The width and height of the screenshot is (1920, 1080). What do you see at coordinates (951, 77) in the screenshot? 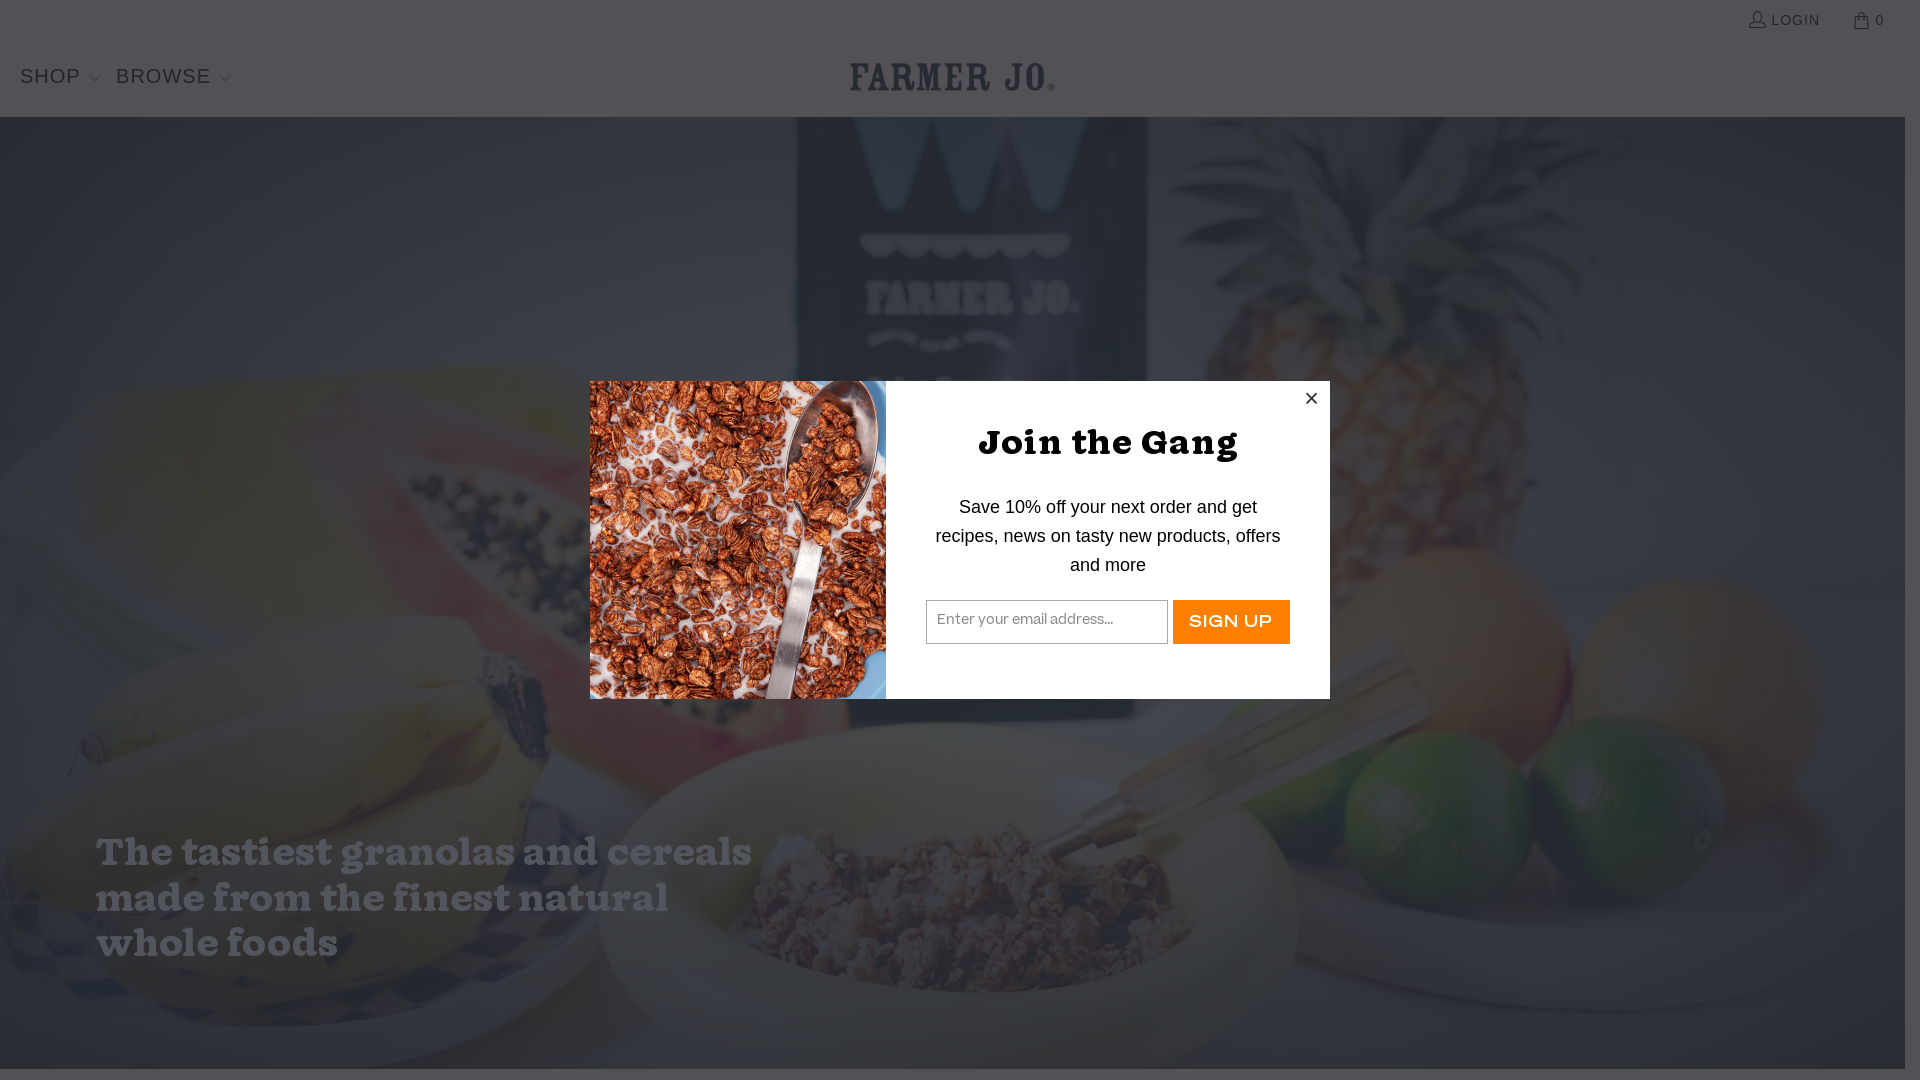
I see `'FarmerJo'` at bounding box center [951, 77].